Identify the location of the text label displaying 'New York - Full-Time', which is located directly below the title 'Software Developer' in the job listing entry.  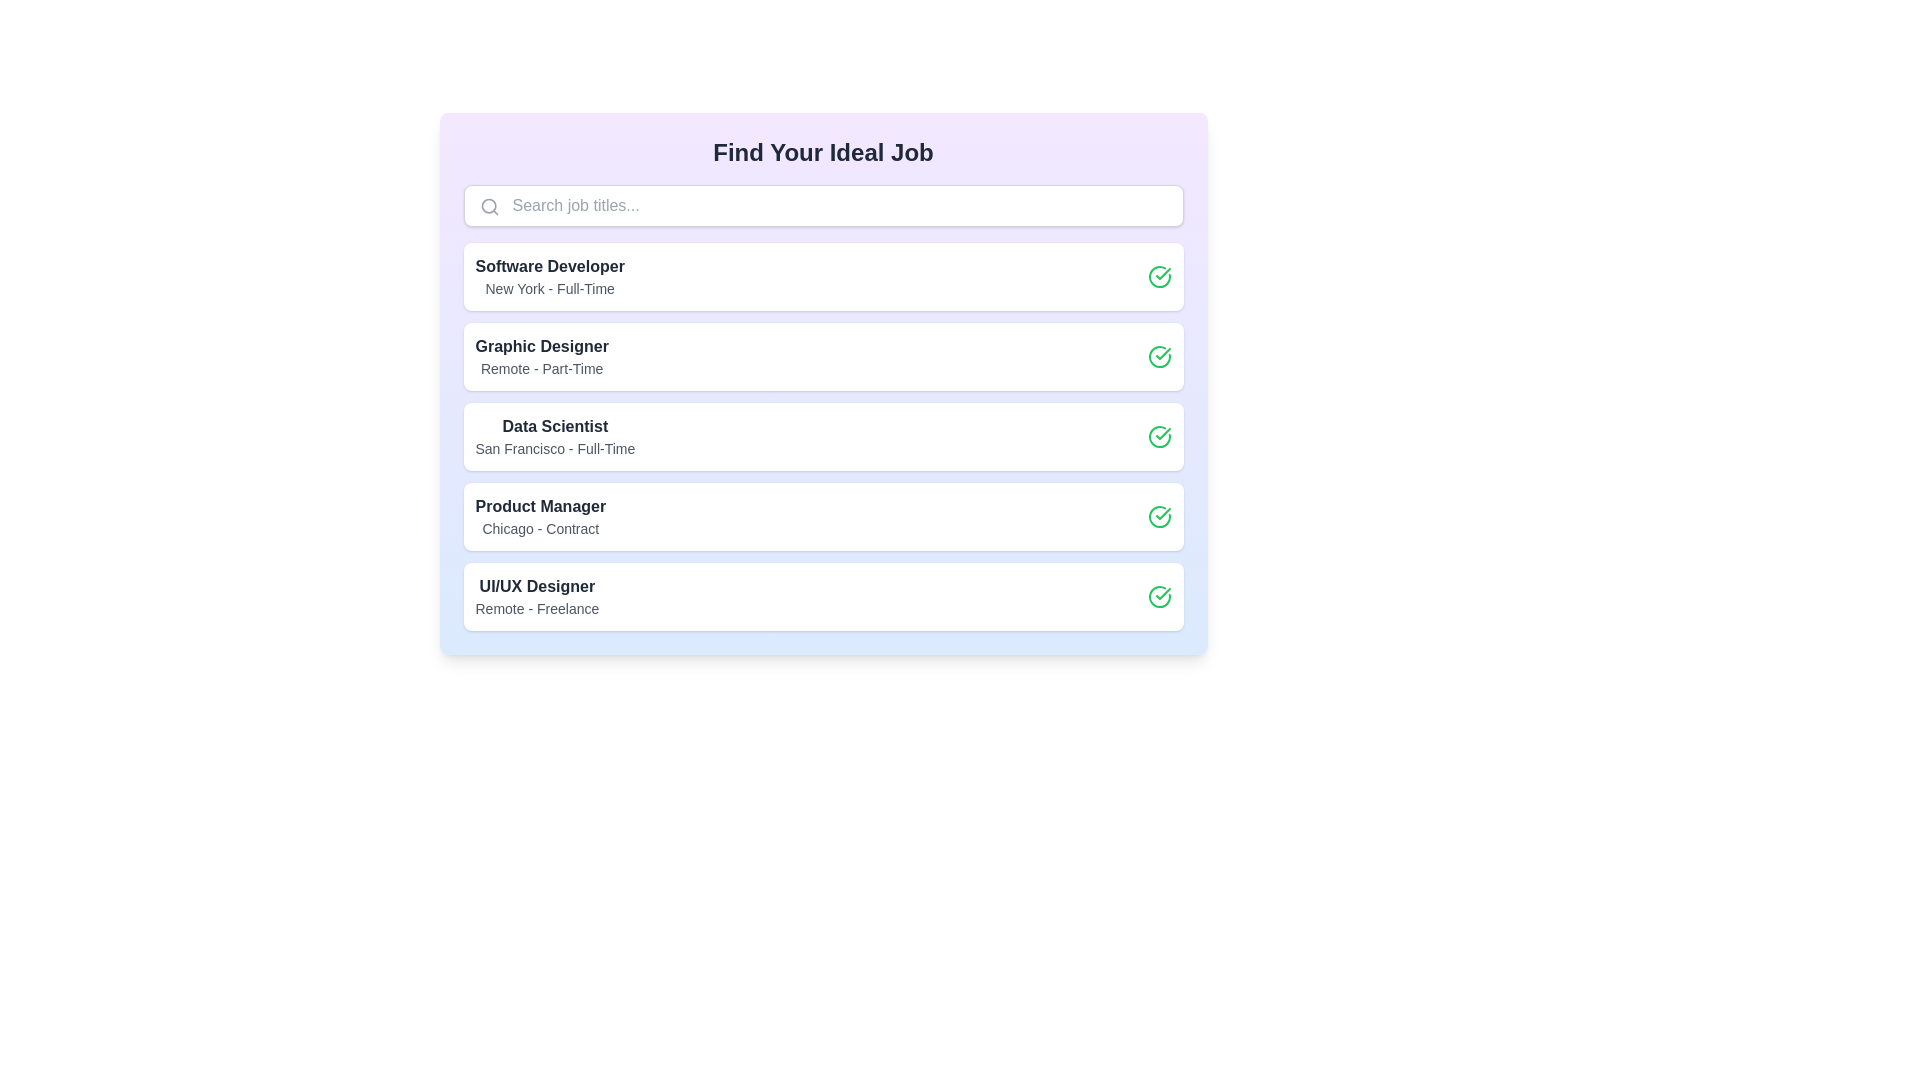
(550, 289).